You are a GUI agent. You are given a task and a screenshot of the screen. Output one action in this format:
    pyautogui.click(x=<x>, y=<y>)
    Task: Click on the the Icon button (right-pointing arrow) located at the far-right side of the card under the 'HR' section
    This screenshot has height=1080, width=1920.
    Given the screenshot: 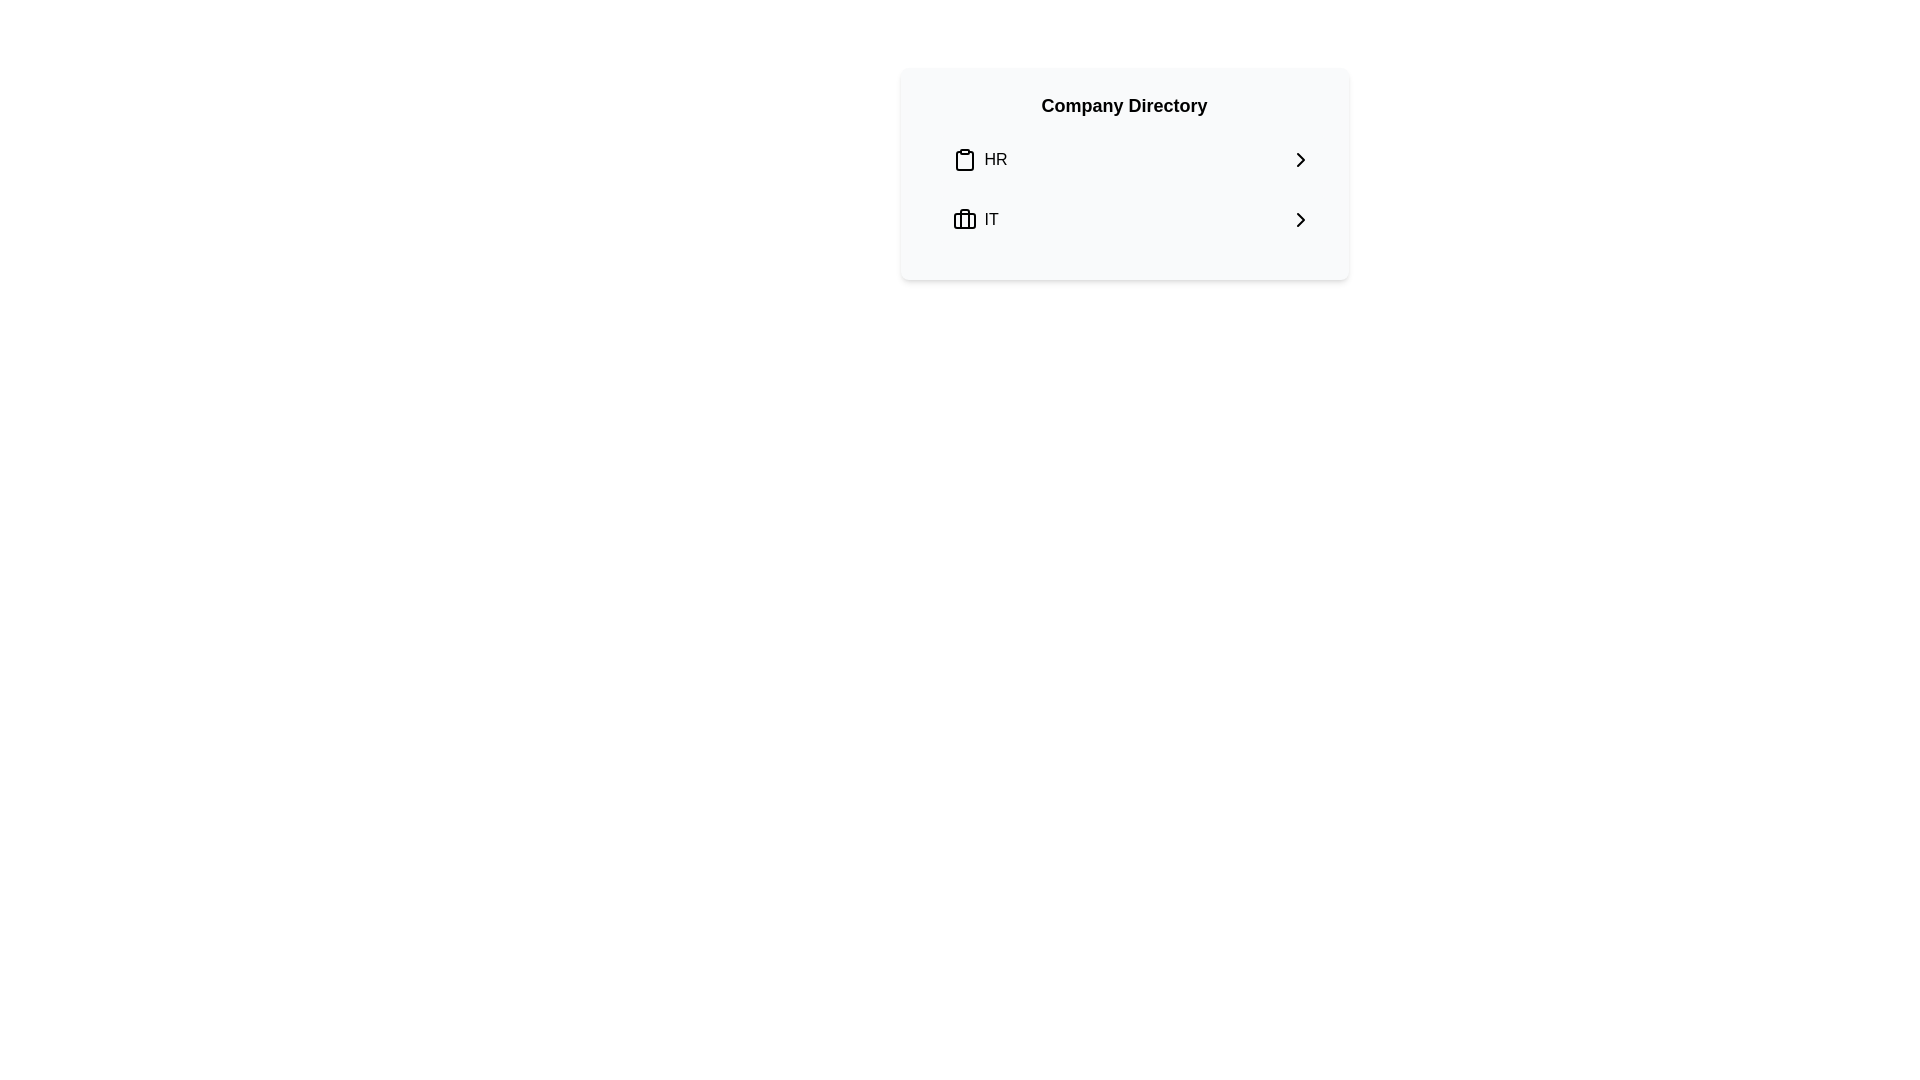 What is the action you would take?
    pyautogui.click(x=1300, y=158)
    